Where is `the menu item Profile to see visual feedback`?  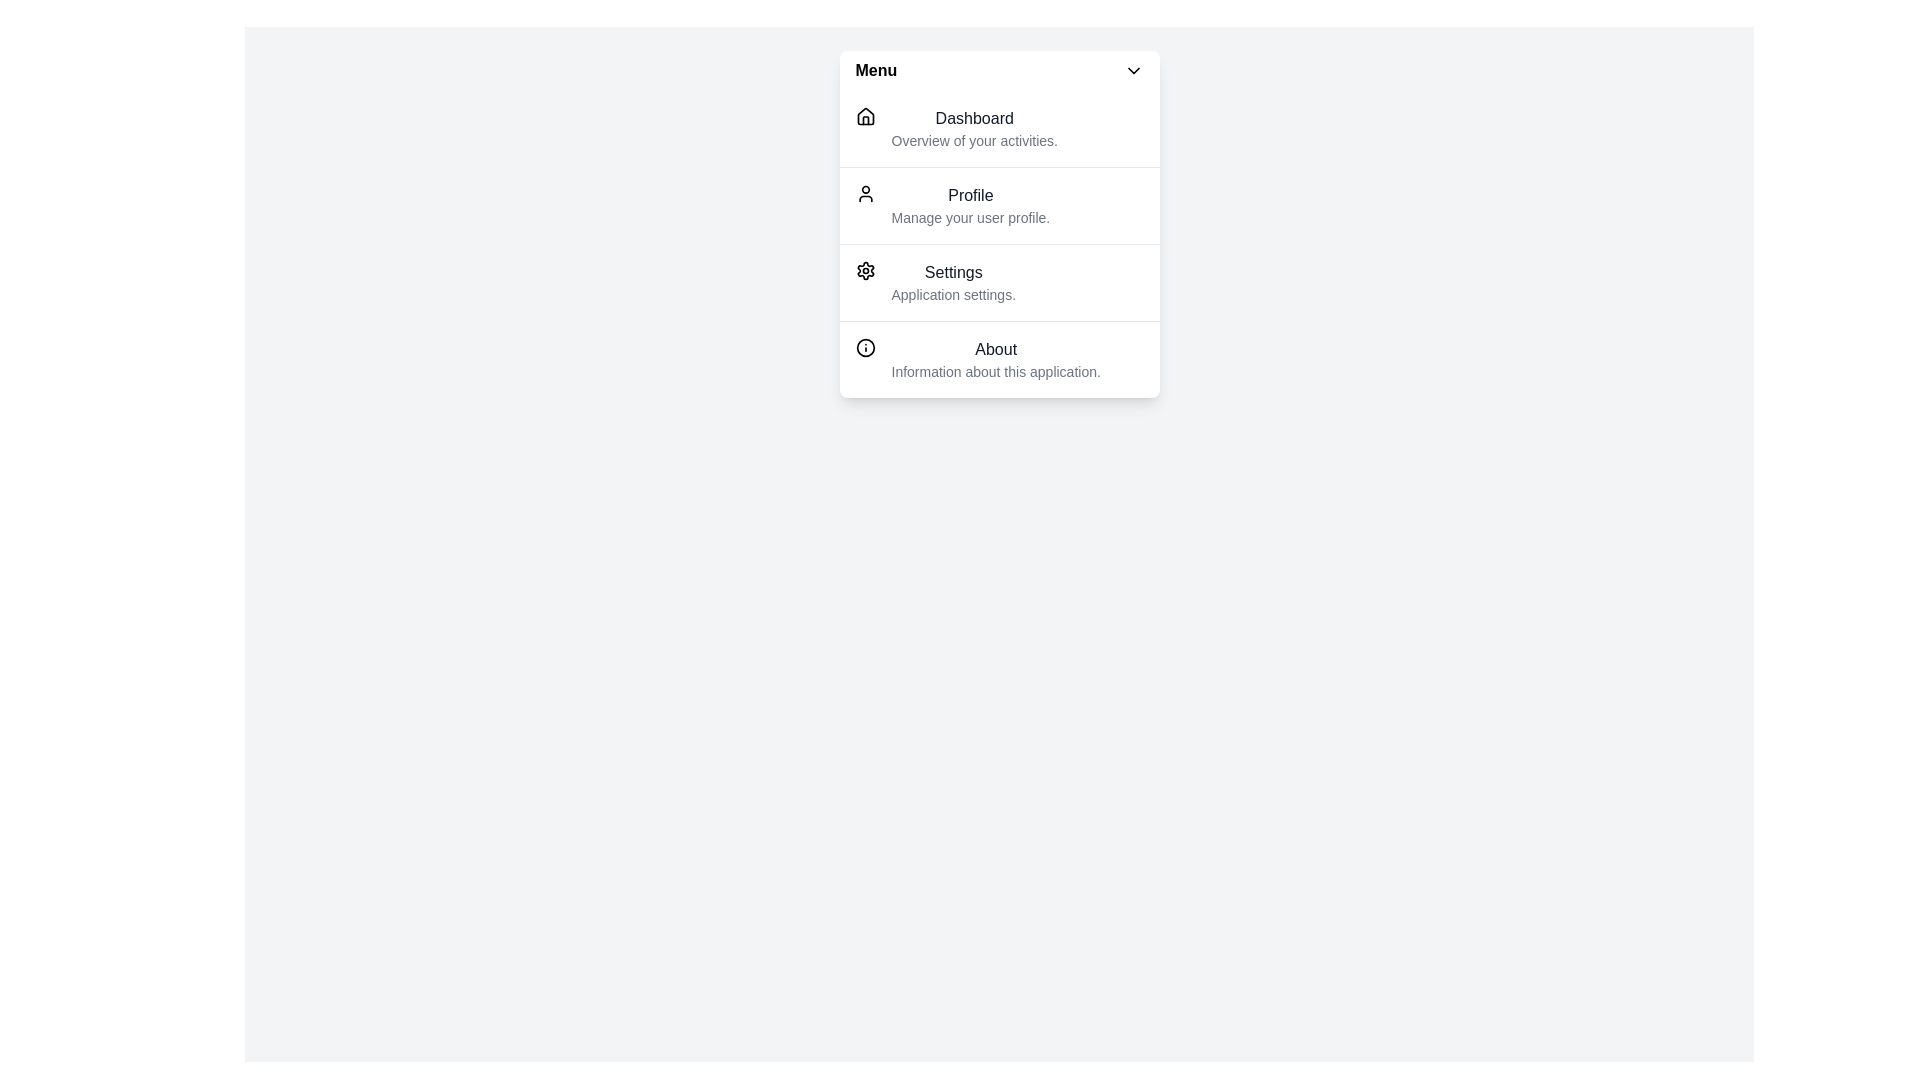
the menu item Profile to see visual feedback is located at coordinates (999, 205).